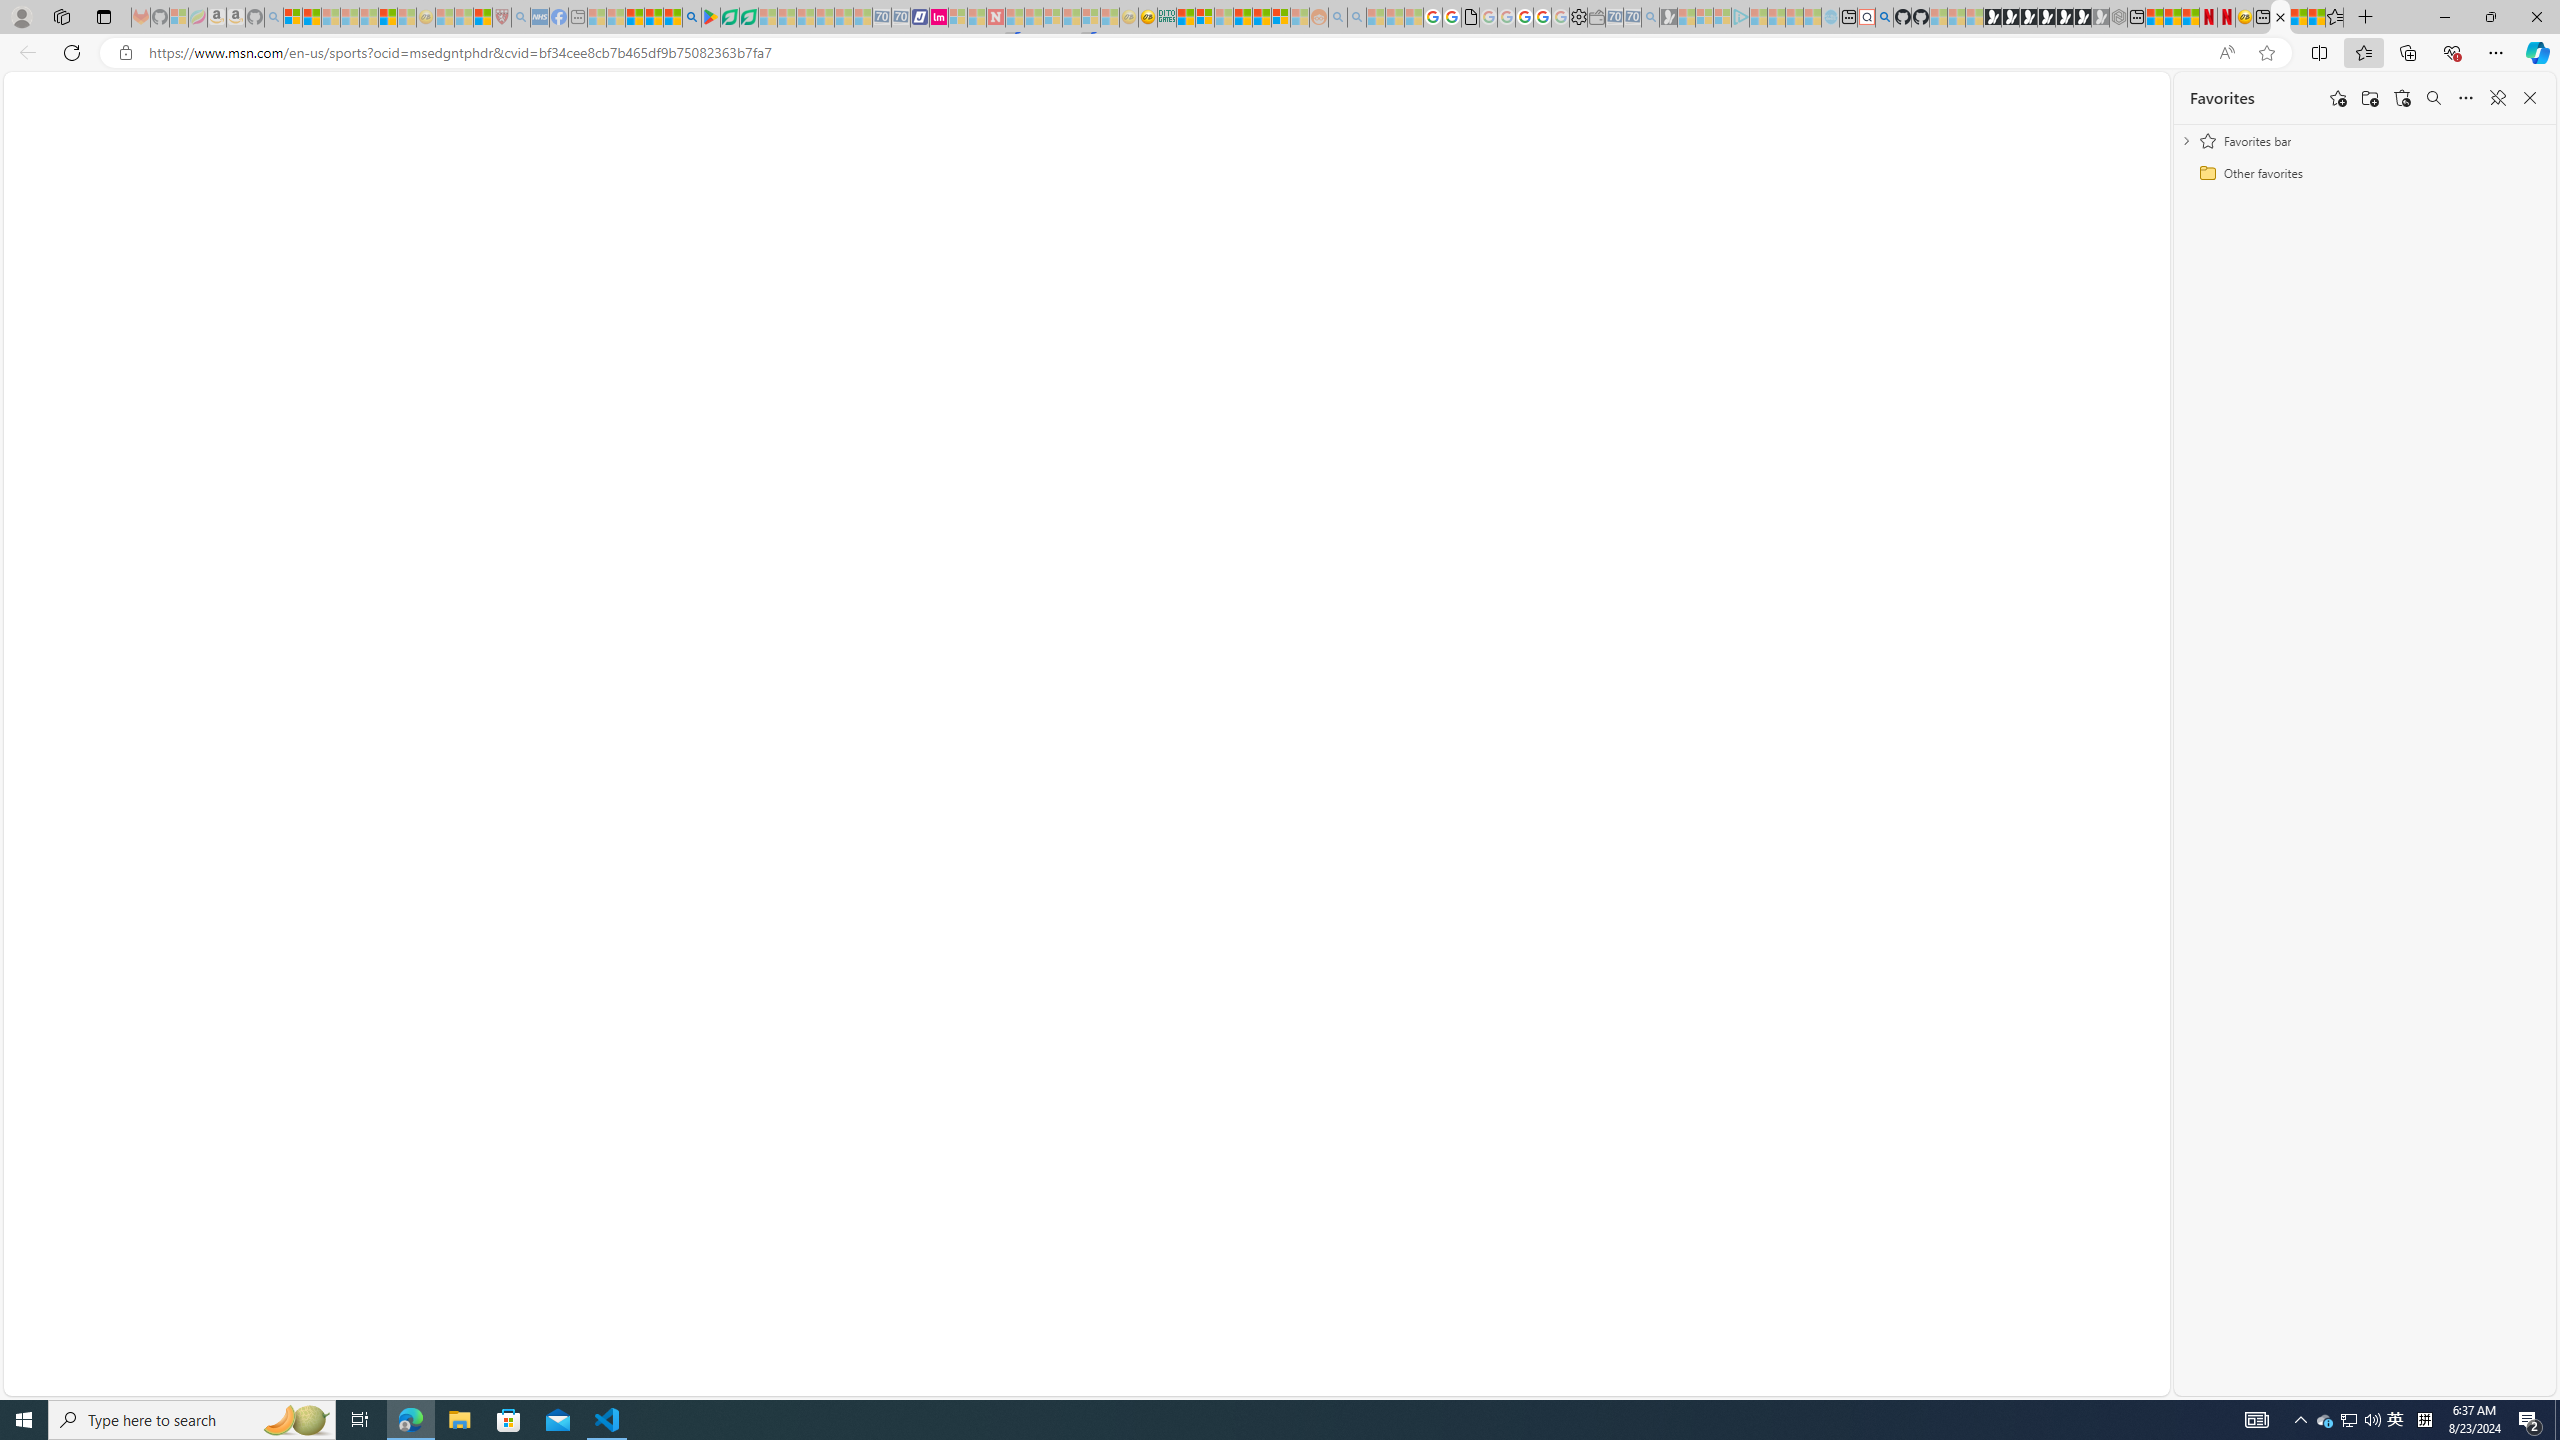 The image size is (2560, 1440). Describe the element at coordinates (1883, 16) in the screenshot. I see `'github - Search'` at that location.